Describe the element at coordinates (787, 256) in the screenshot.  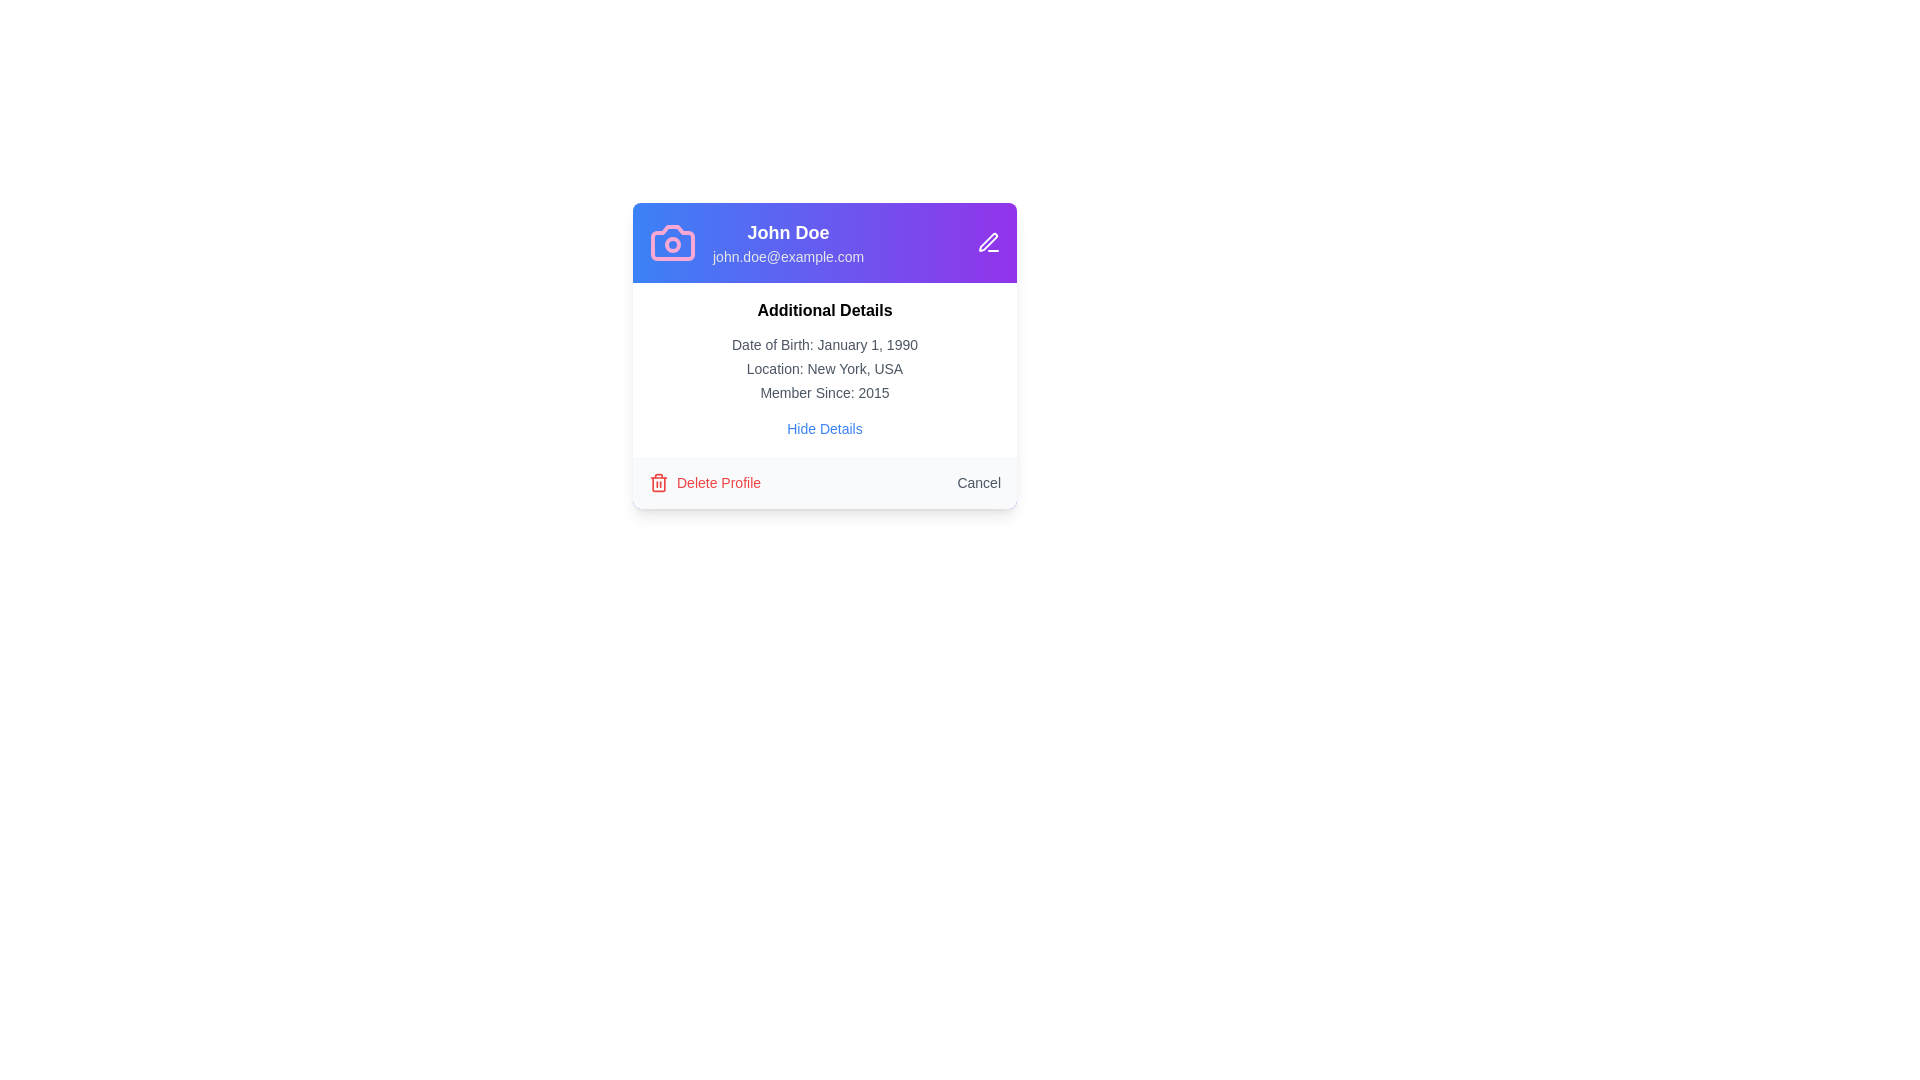
I see `email address displayed in the text label element located below the username 'John Doe' in the profile card interface` at that location.